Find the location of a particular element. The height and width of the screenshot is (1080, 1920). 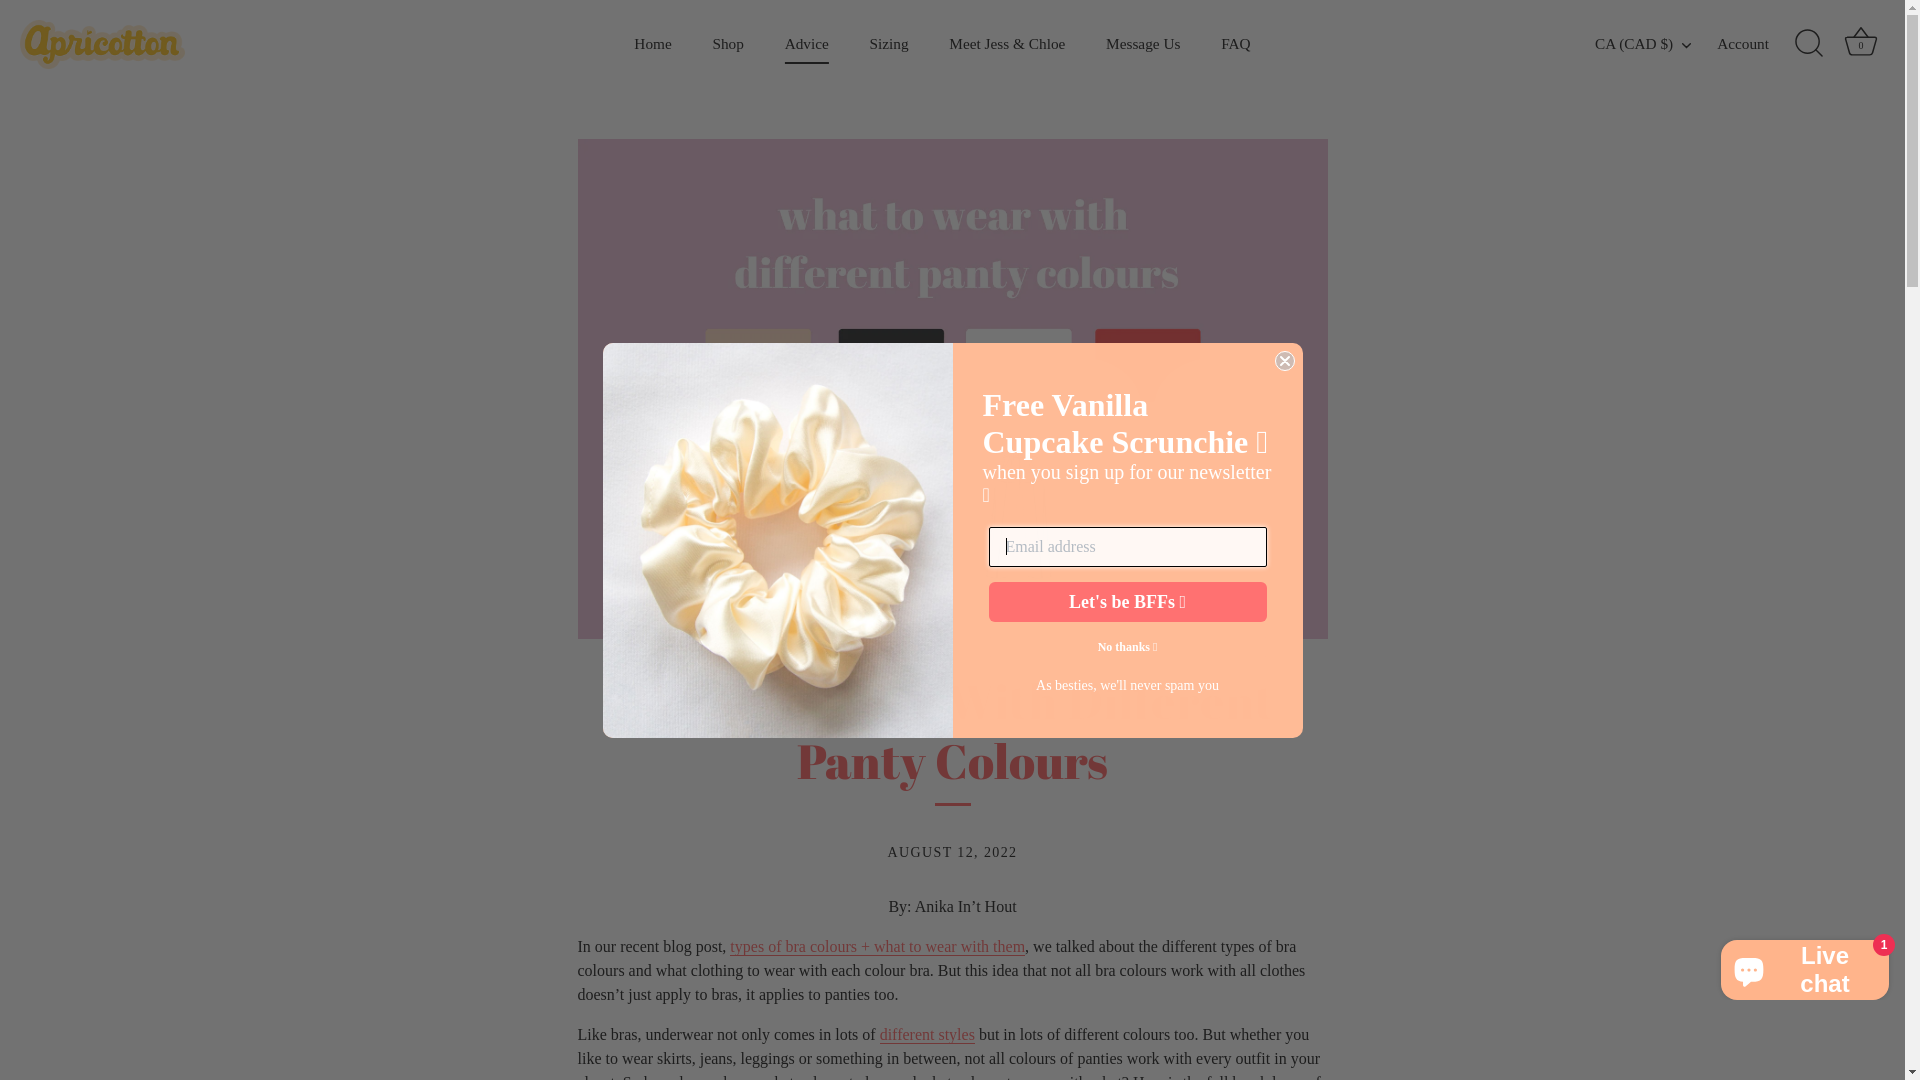

'Vanilla Cupcake Scrunchie' is located at coordinates (776, 538).